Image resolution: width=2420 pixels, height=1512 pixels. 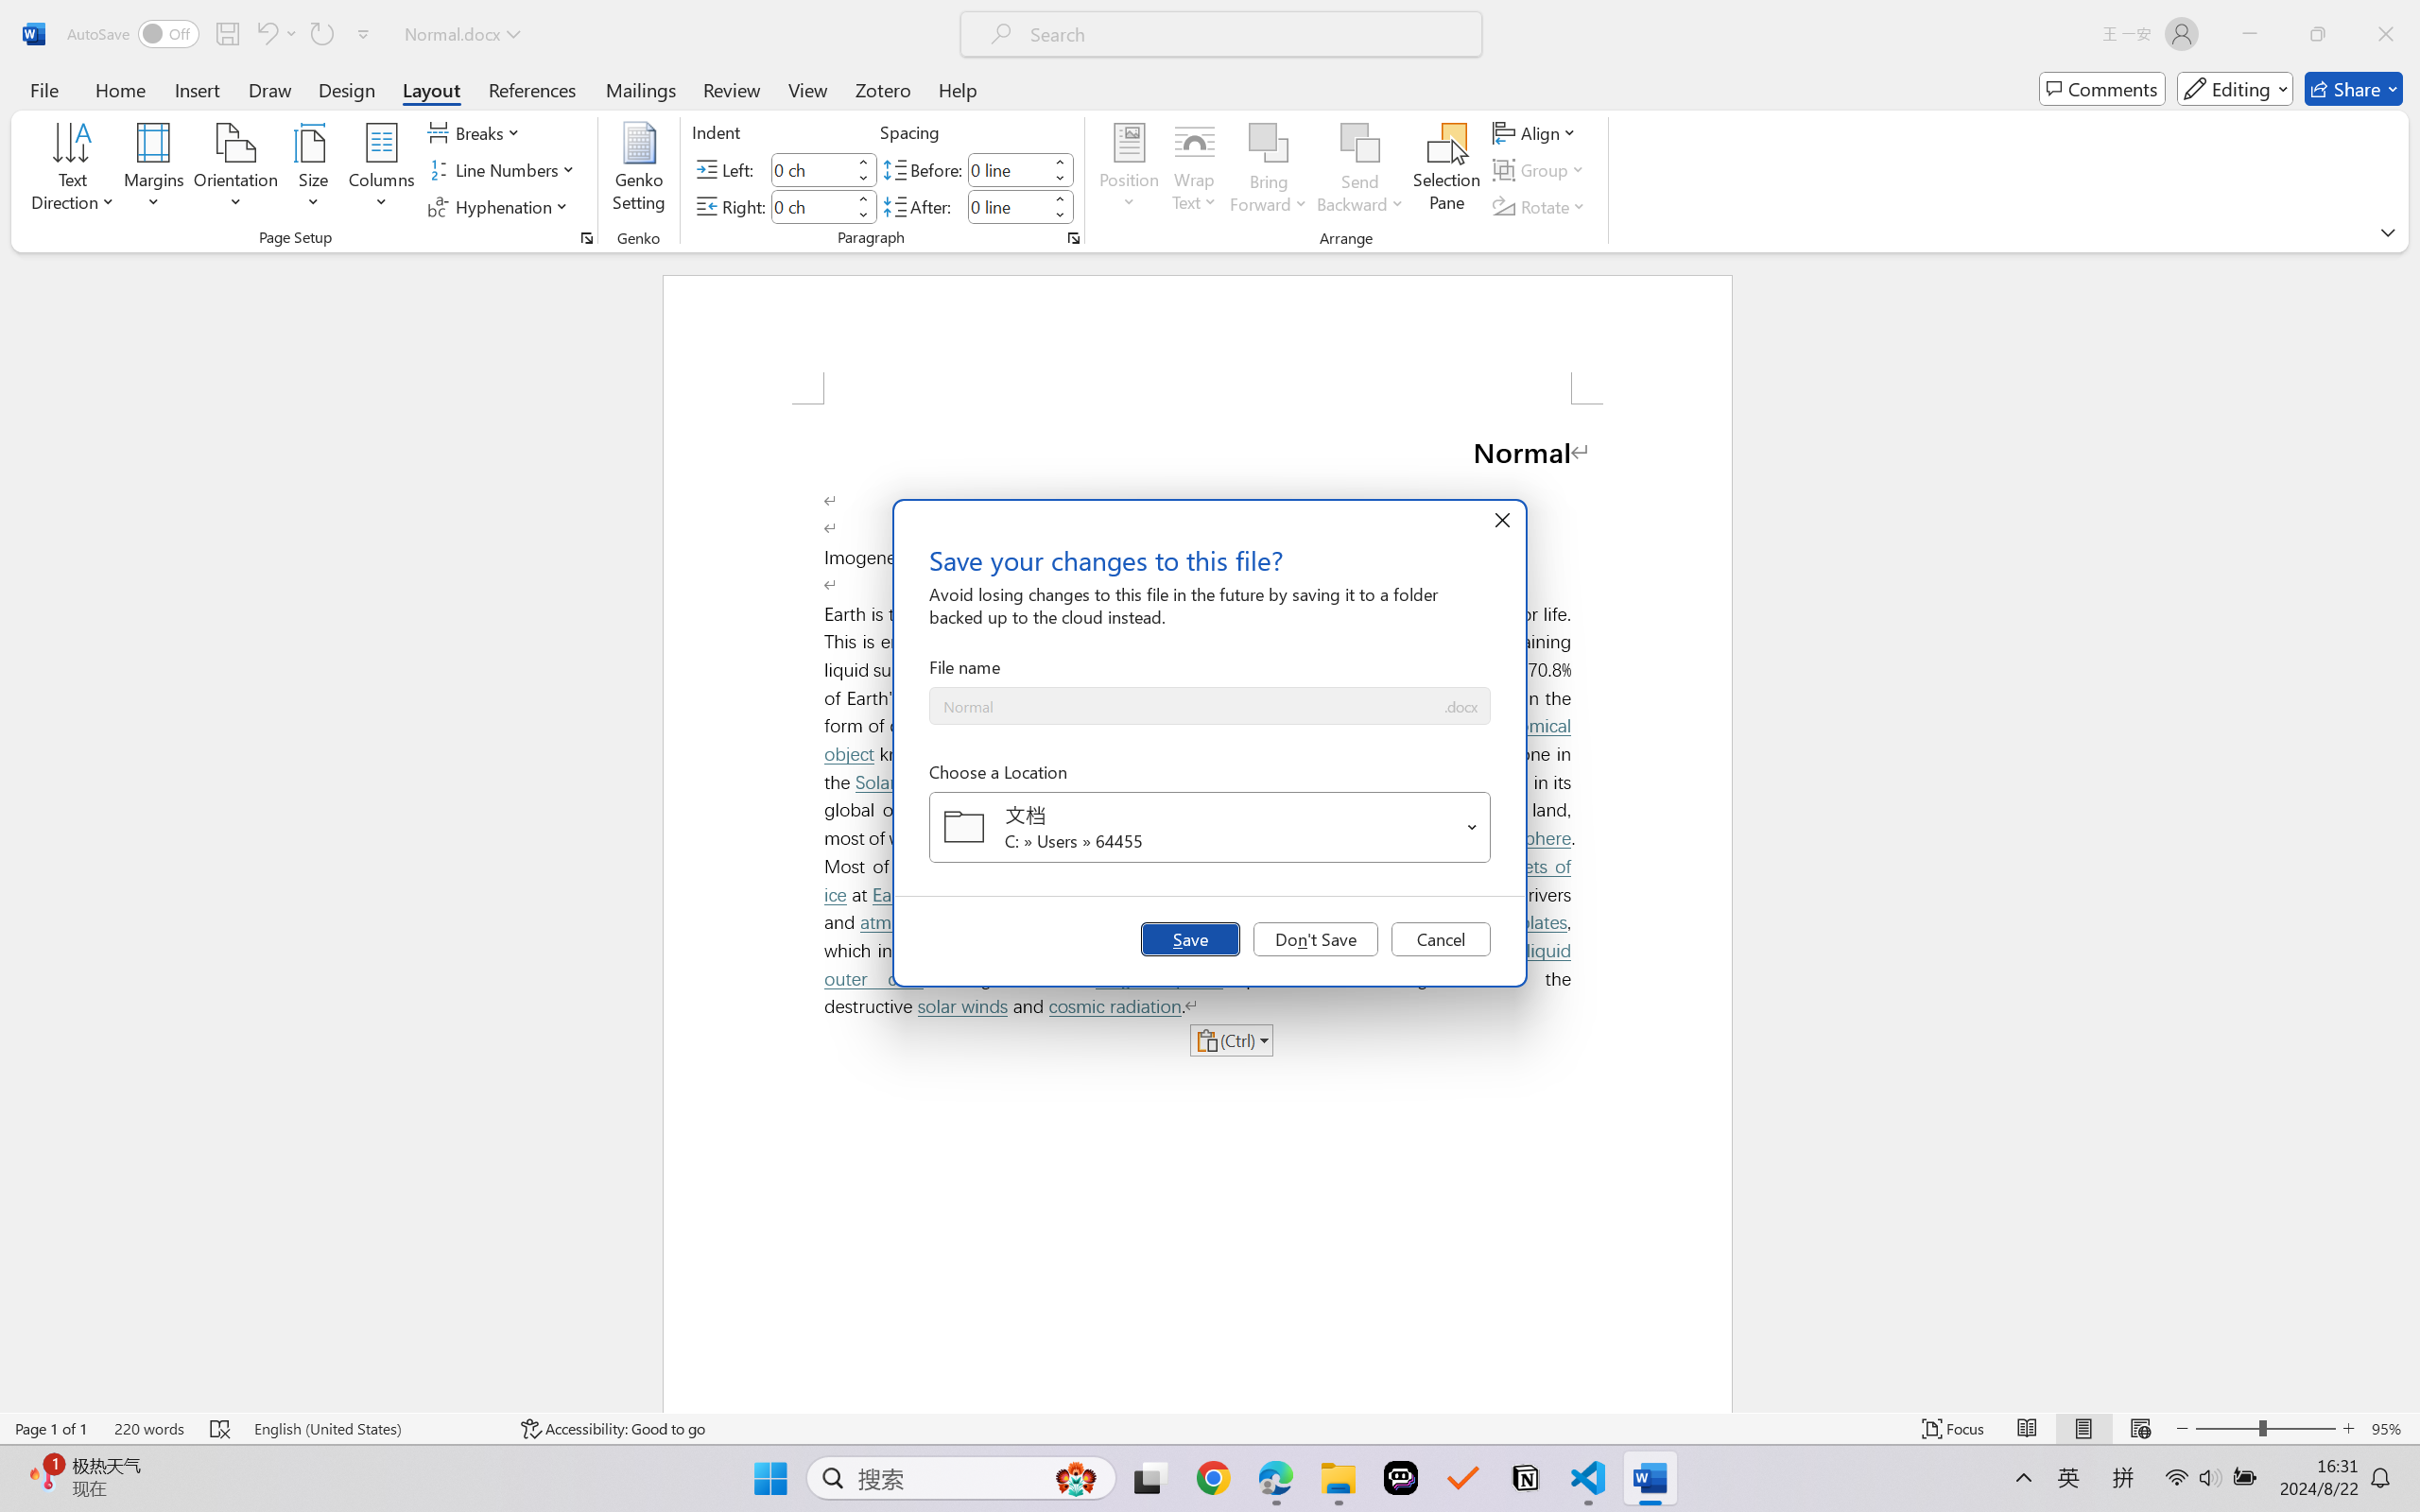 I want to click on 'Class: NetUIScrollBar', so click(x=2407, y=831).